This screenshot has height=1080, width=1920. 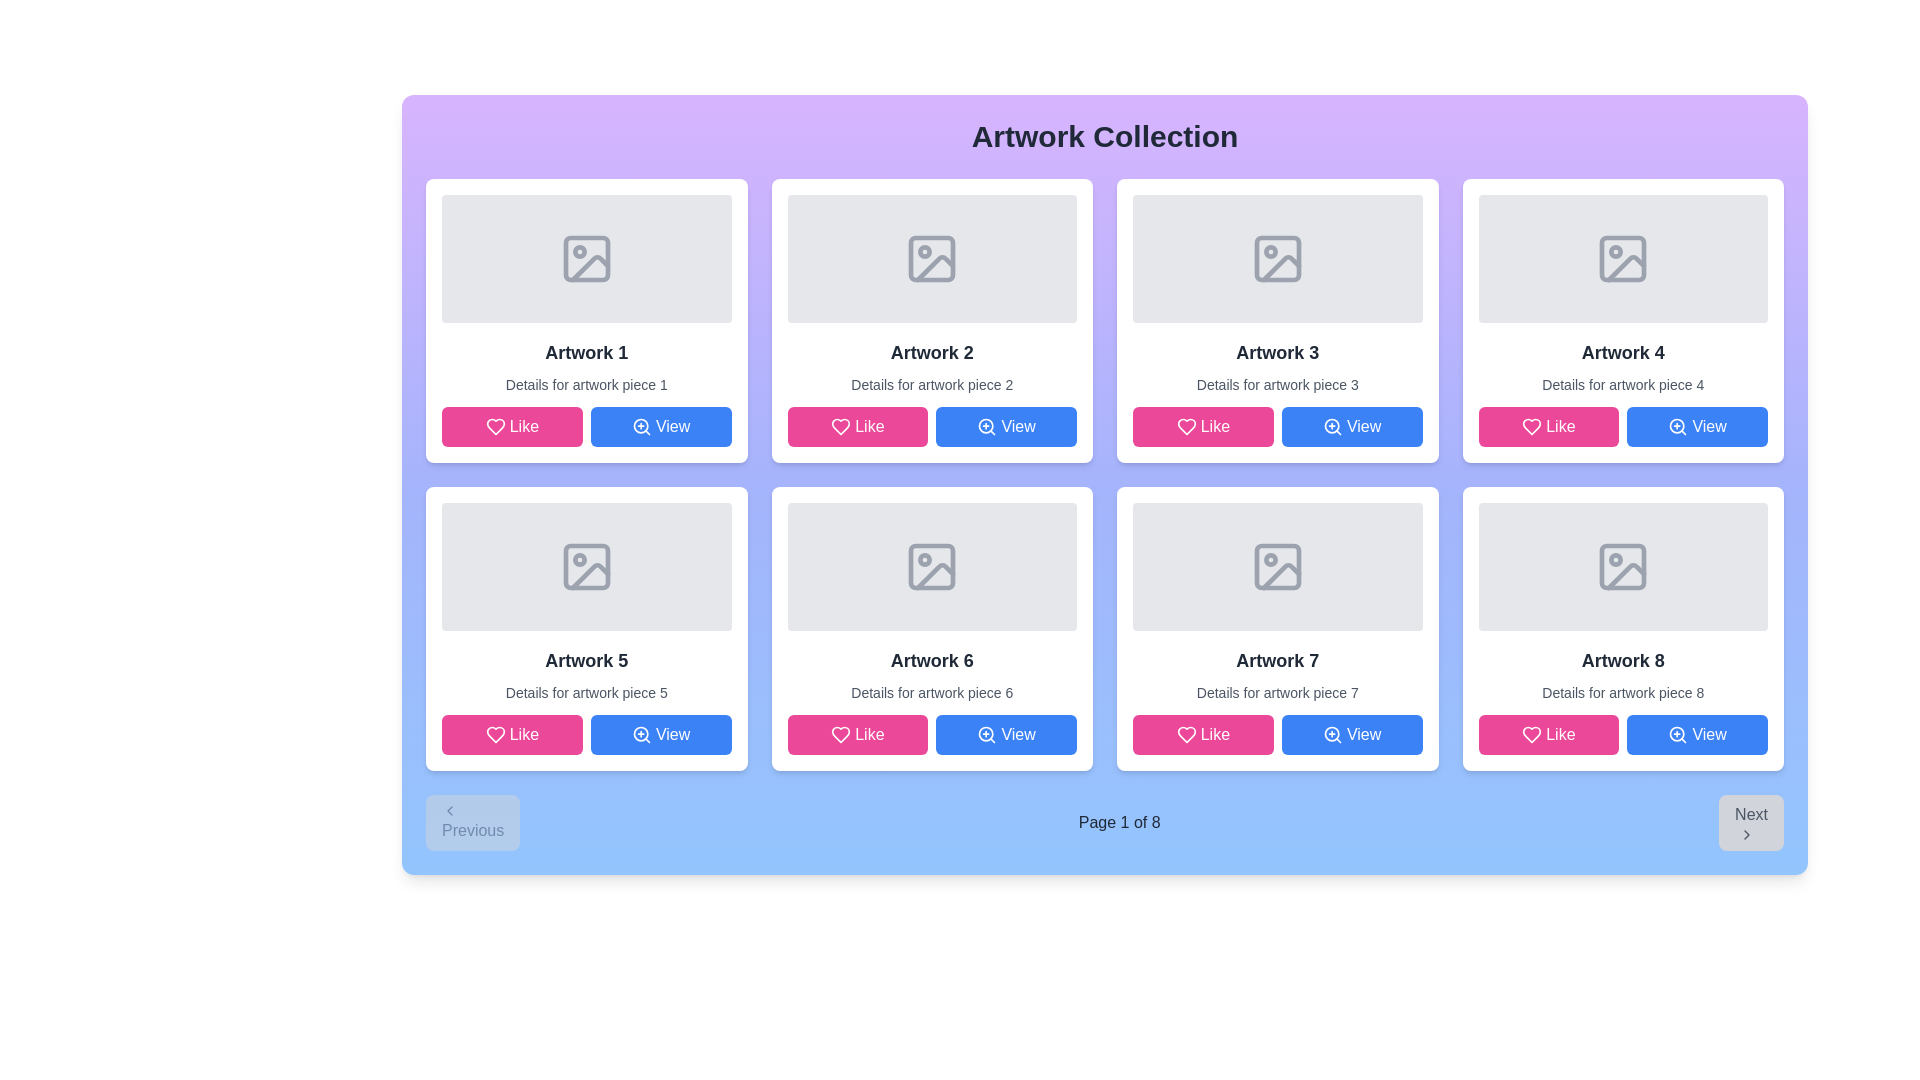 I want to click on text label that displays 'Details for artwork piece 6', which is located beneath the title 'Artwork 6' in the card layout, so click(x=931, y=692).